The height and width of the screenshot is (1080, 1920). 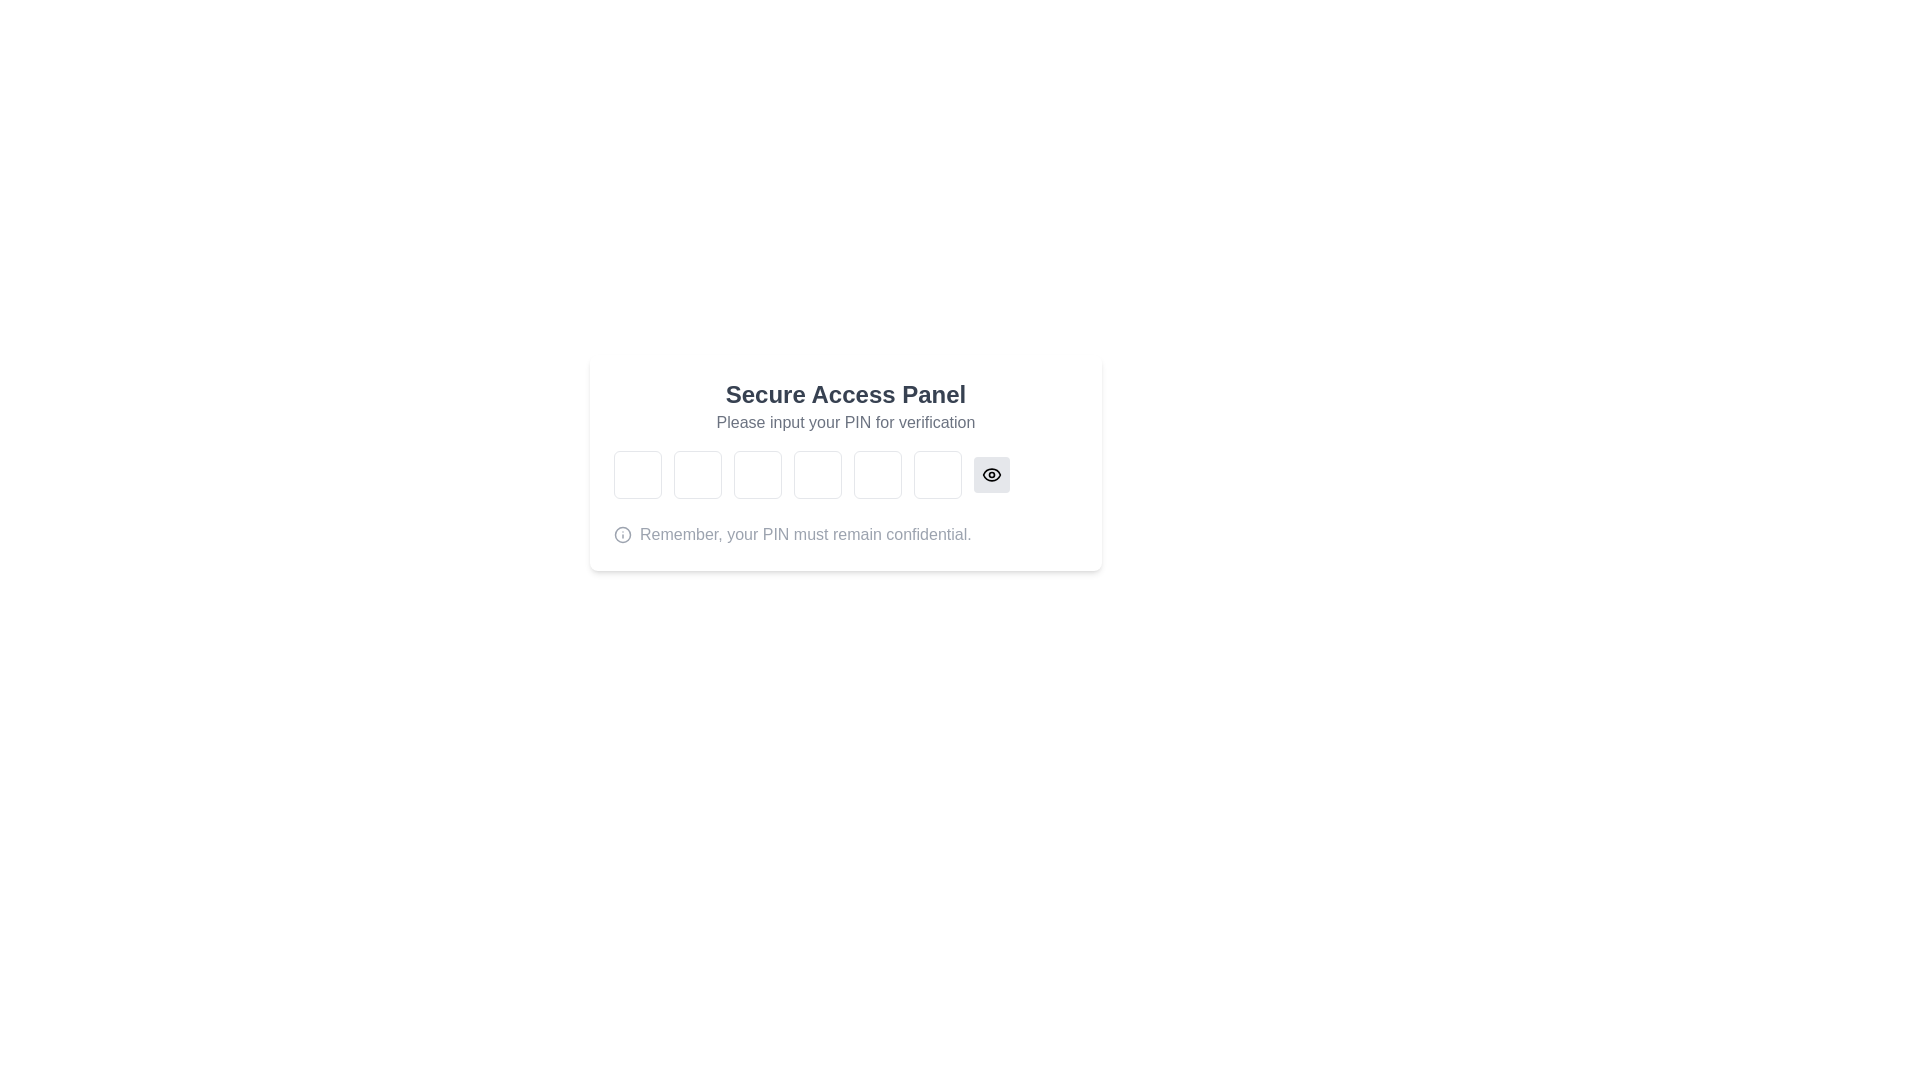 What do you see at coordinates (622, 534) in the screenshot?
I see `the informational icon located at the lower section of the card containing PIN input fields, which is the leftmost element in a horizontal arrangement preceding the text about PIN confidentiality` at bounding box center [622, 534].